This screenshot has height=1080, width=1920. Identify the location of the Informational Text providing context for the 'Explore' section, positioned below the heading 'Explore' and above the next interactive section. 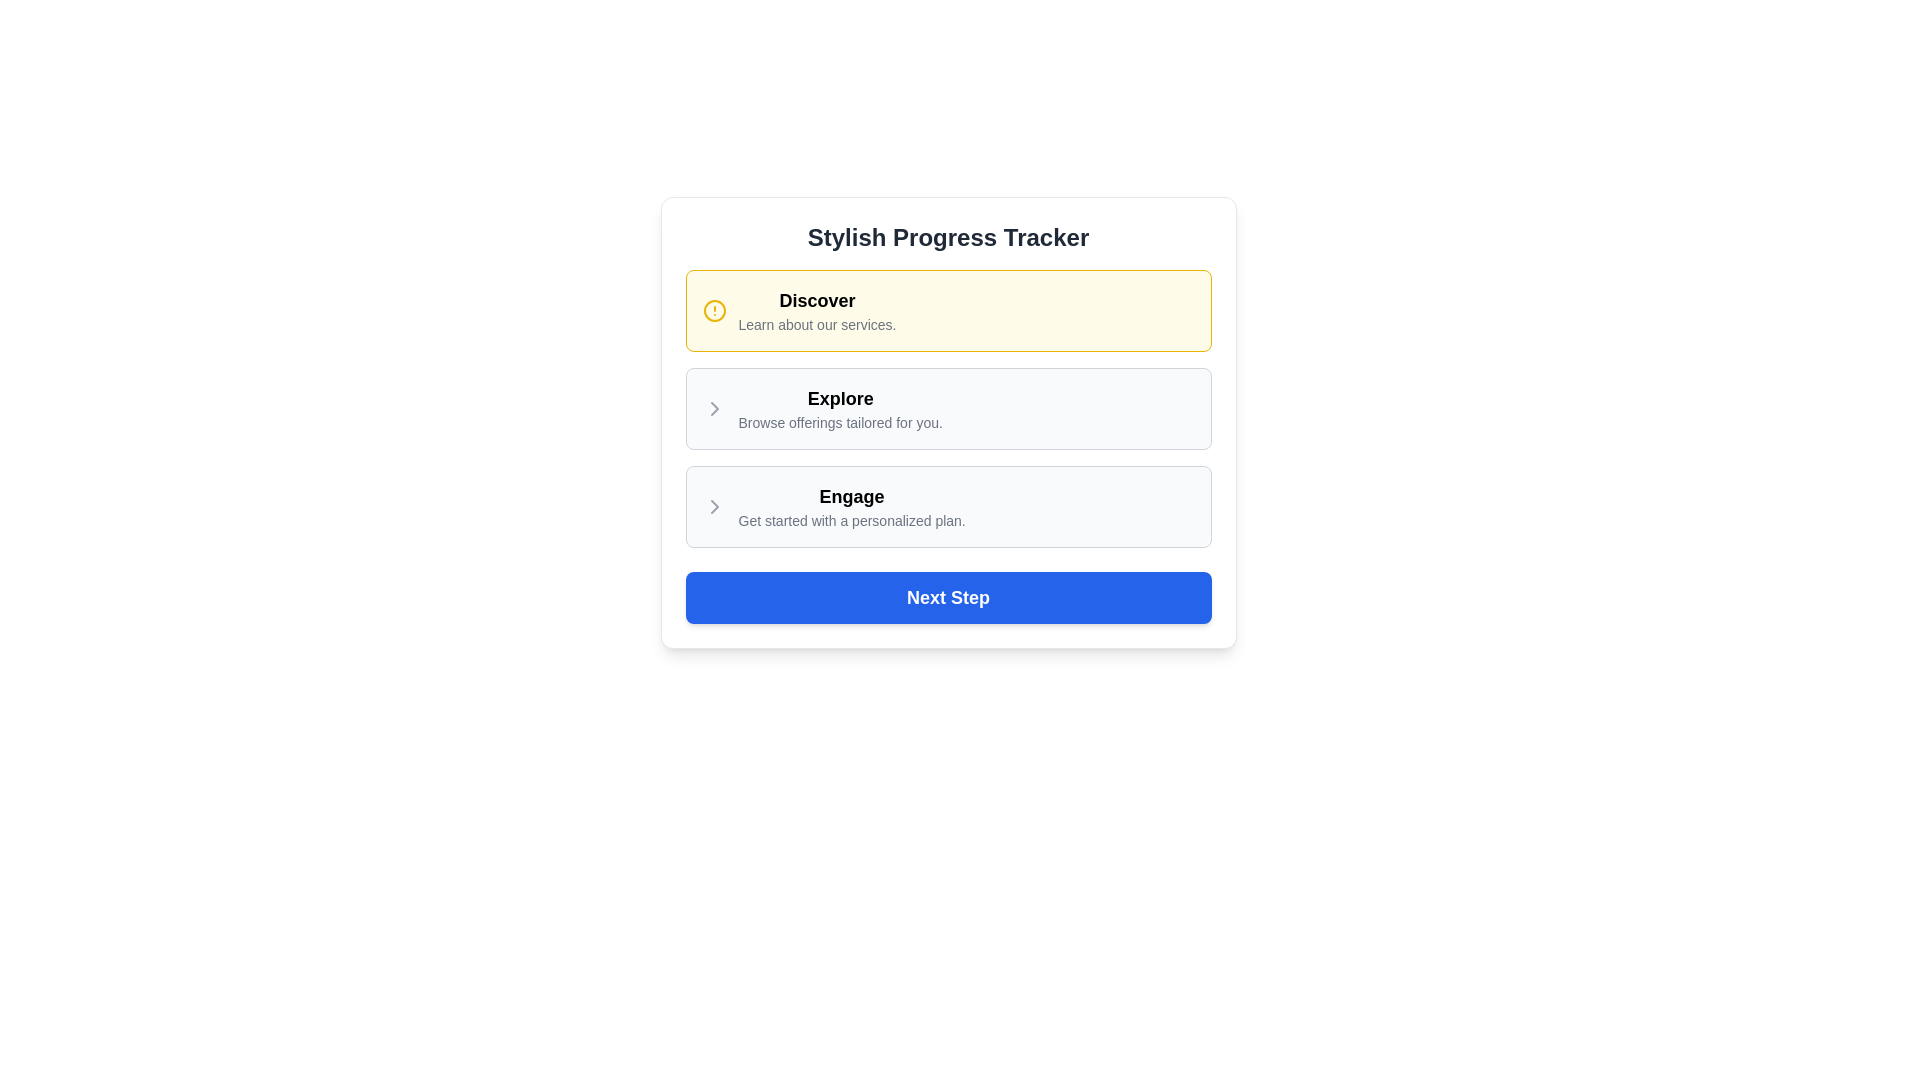
(840, 422).